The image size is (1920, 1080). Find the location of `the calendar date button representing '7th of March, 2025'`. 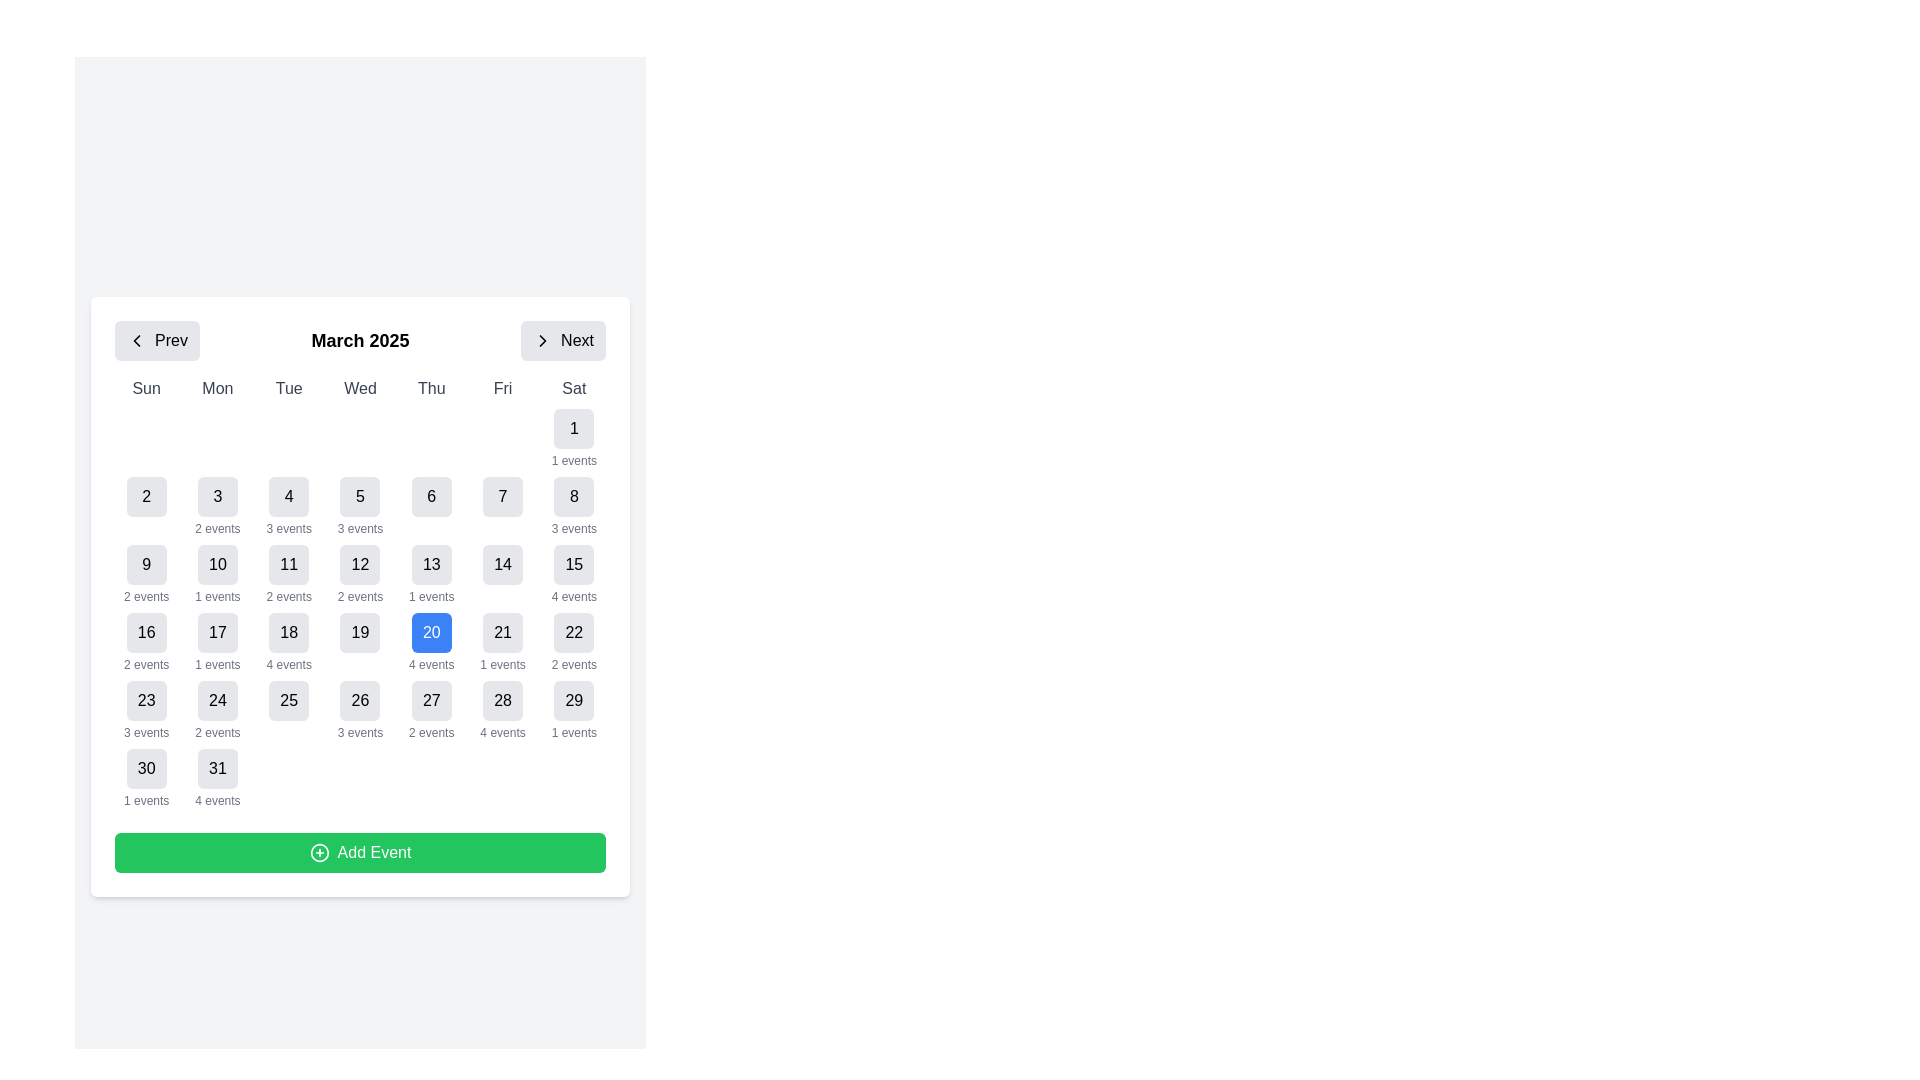

the calendar date button representing '7th of March, 2025' is located at coordinates (503, 496).